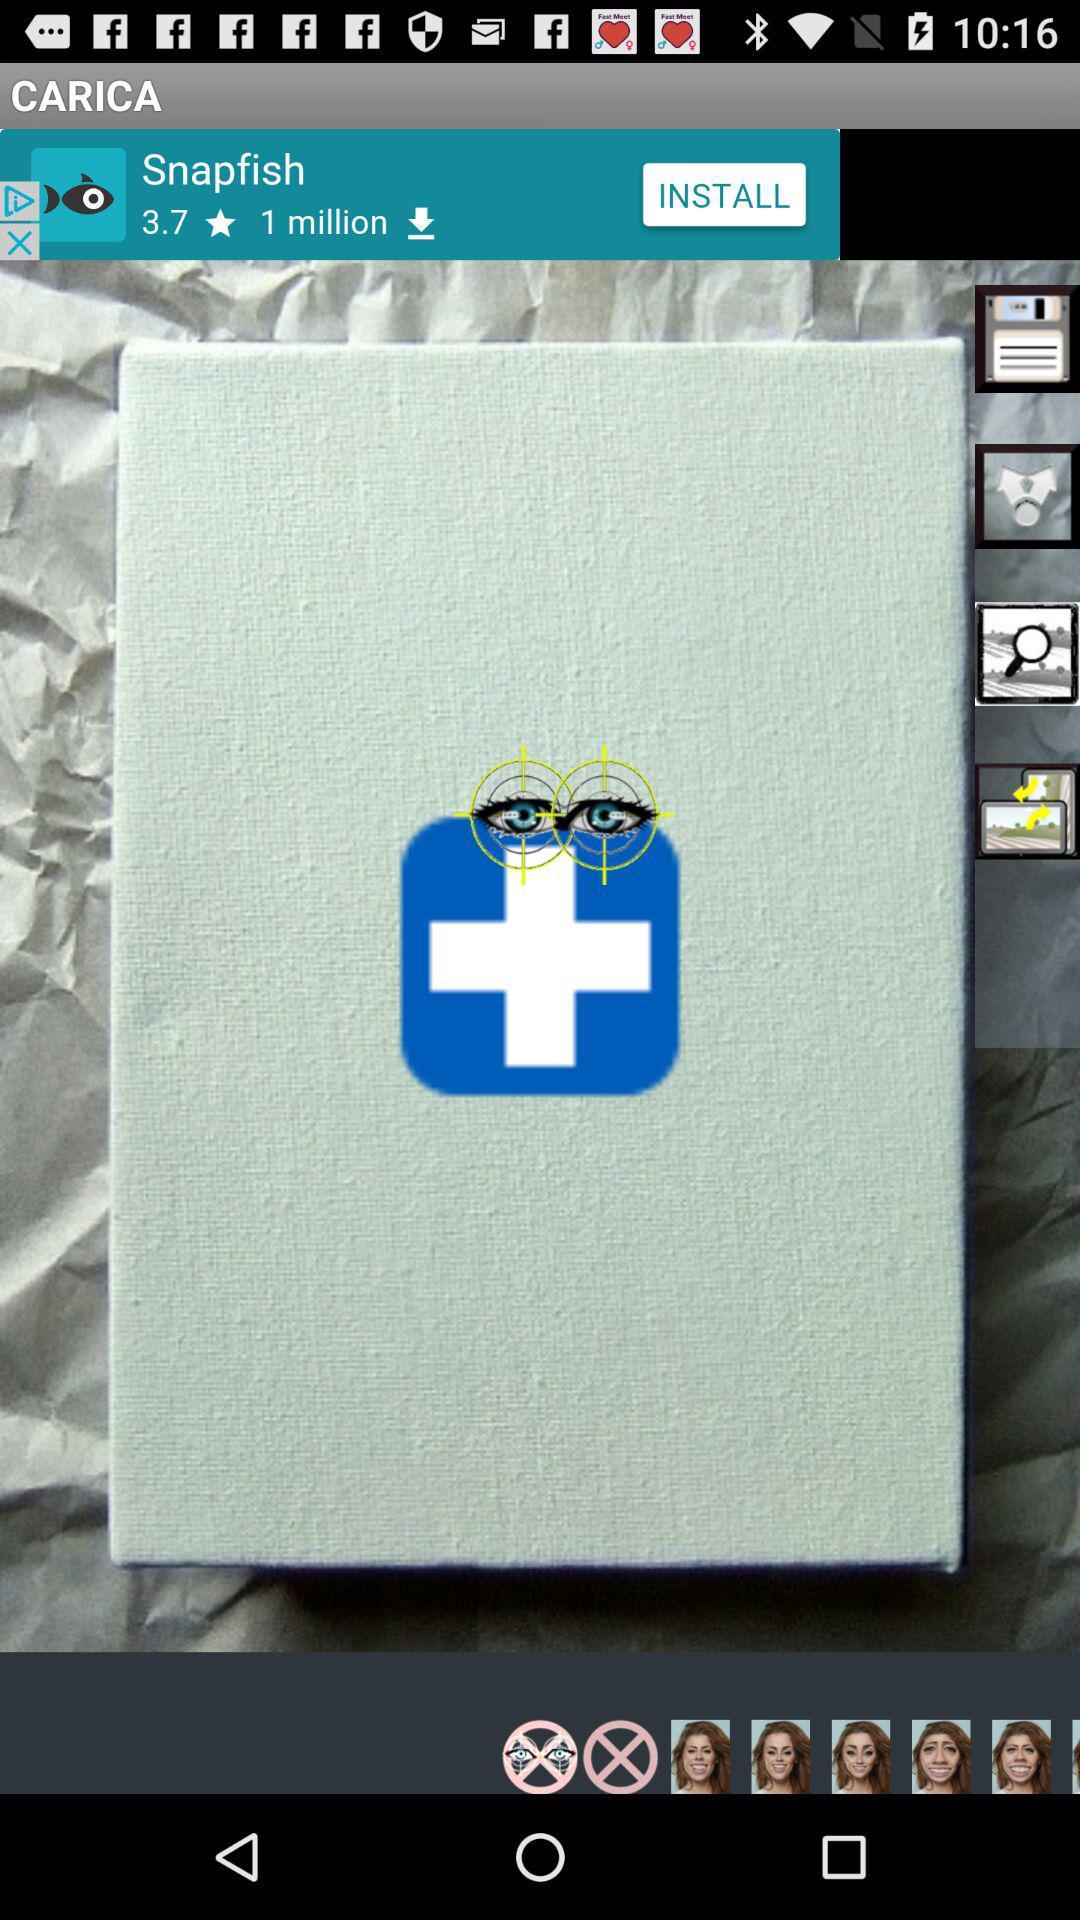 This screenshot has height=1920, width=1080. I want to click on the second filter which is in the bottom line of the page, so click(619, 1755).